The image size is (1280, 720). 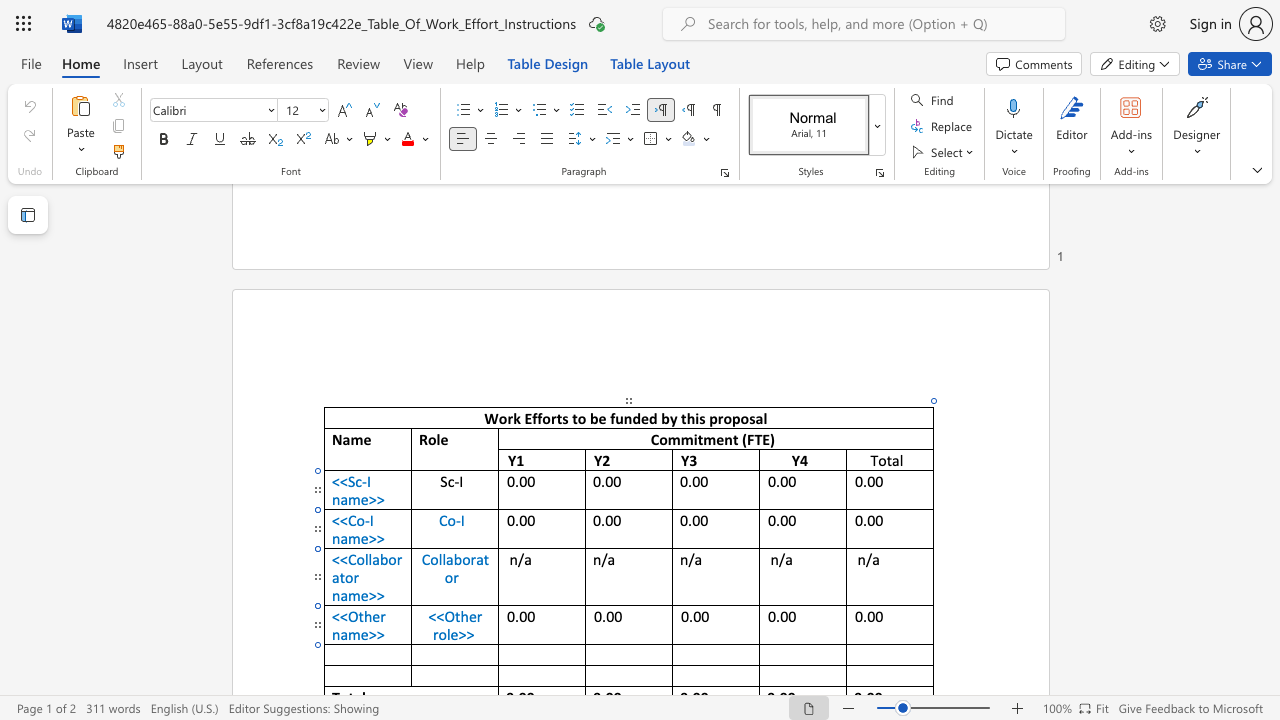 I want to click on the space between the continuous character "h" and "e" in the text, so click(x=467, y=615).